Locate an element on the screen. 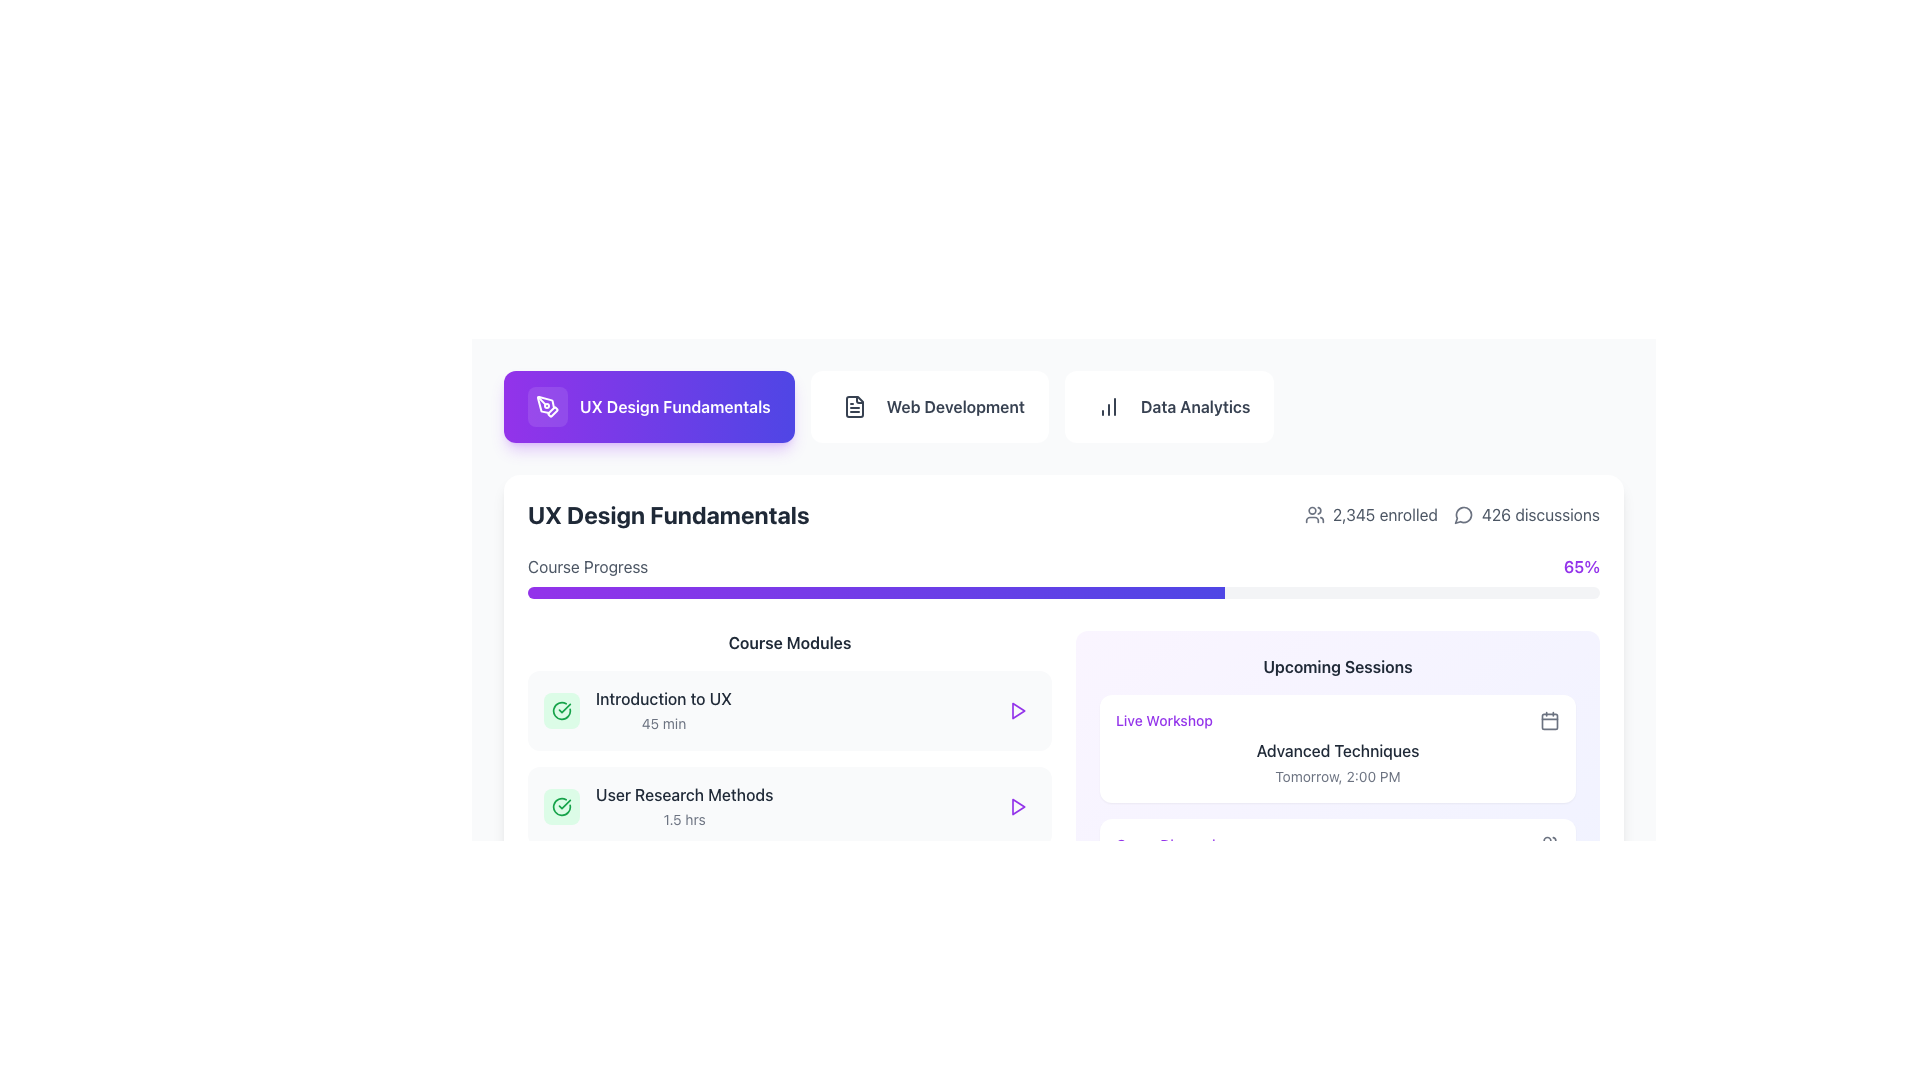  the second item in the course modules list labeled 'User Research Methods' is located at coordinates (684, 805).